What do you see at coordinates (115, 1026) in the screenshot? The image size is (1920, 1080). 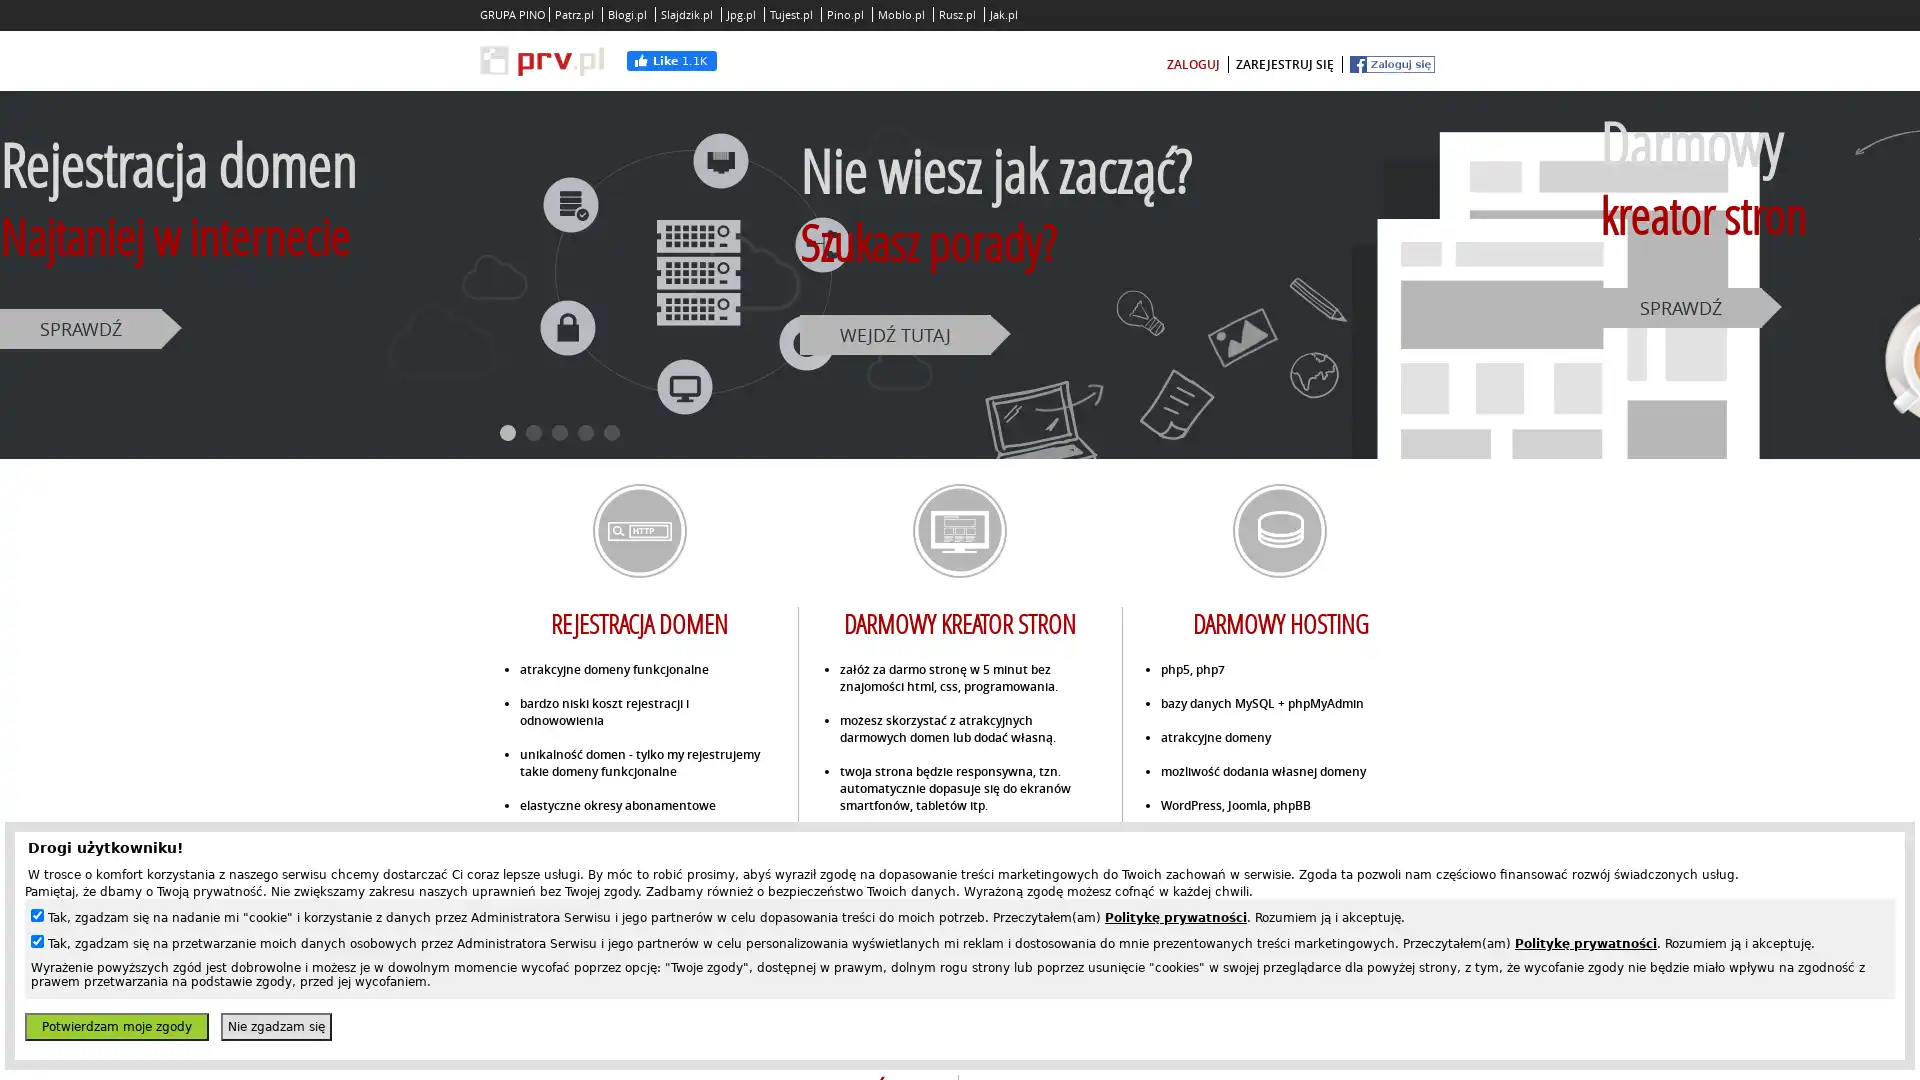 I see `Potwierdzam moje zgody` at bounding box center [115, 1026].